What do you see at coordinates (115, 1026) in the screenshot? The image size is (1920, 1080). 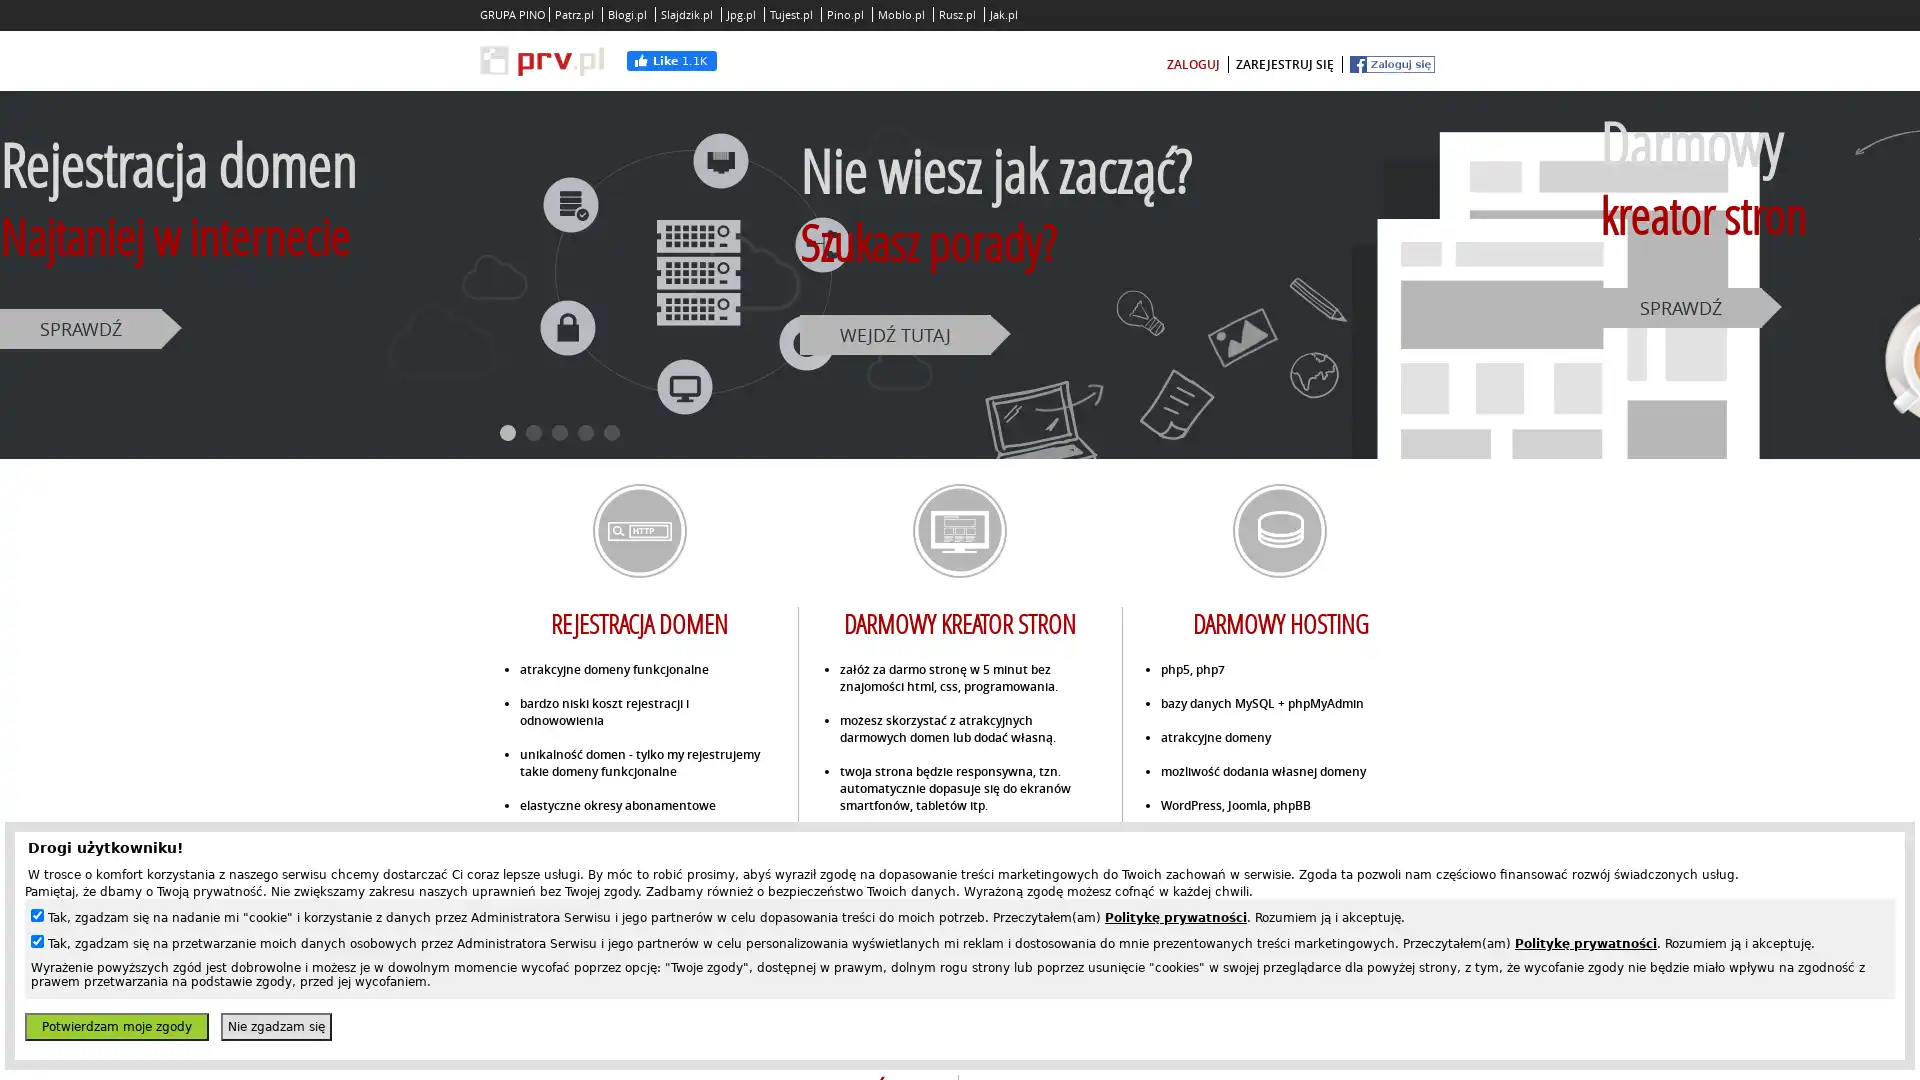 I see `Potwierdzam moje zgody` at bounding box center [115, 1026].